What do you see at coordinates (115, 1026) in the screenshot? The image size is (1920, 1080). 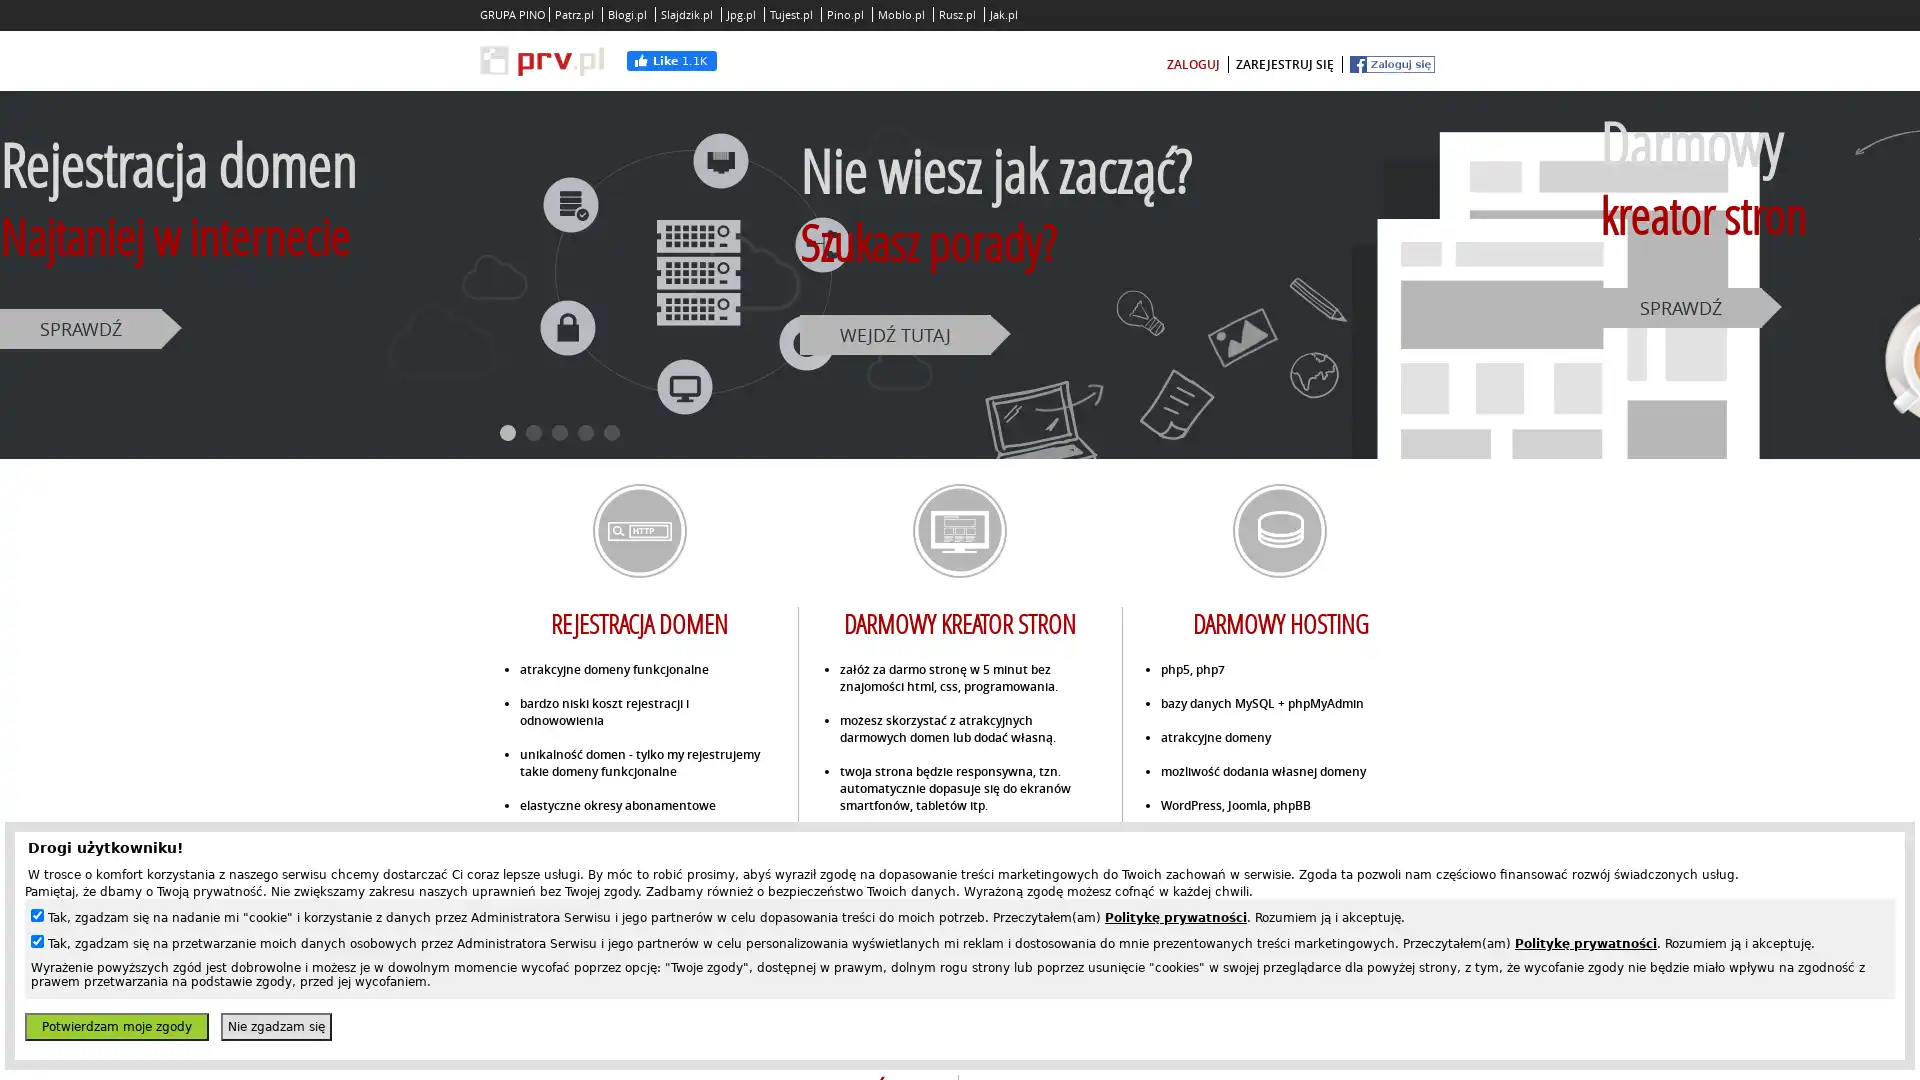 I see `Potwierdzam moje zgody` at bounding box center [115, 1026].